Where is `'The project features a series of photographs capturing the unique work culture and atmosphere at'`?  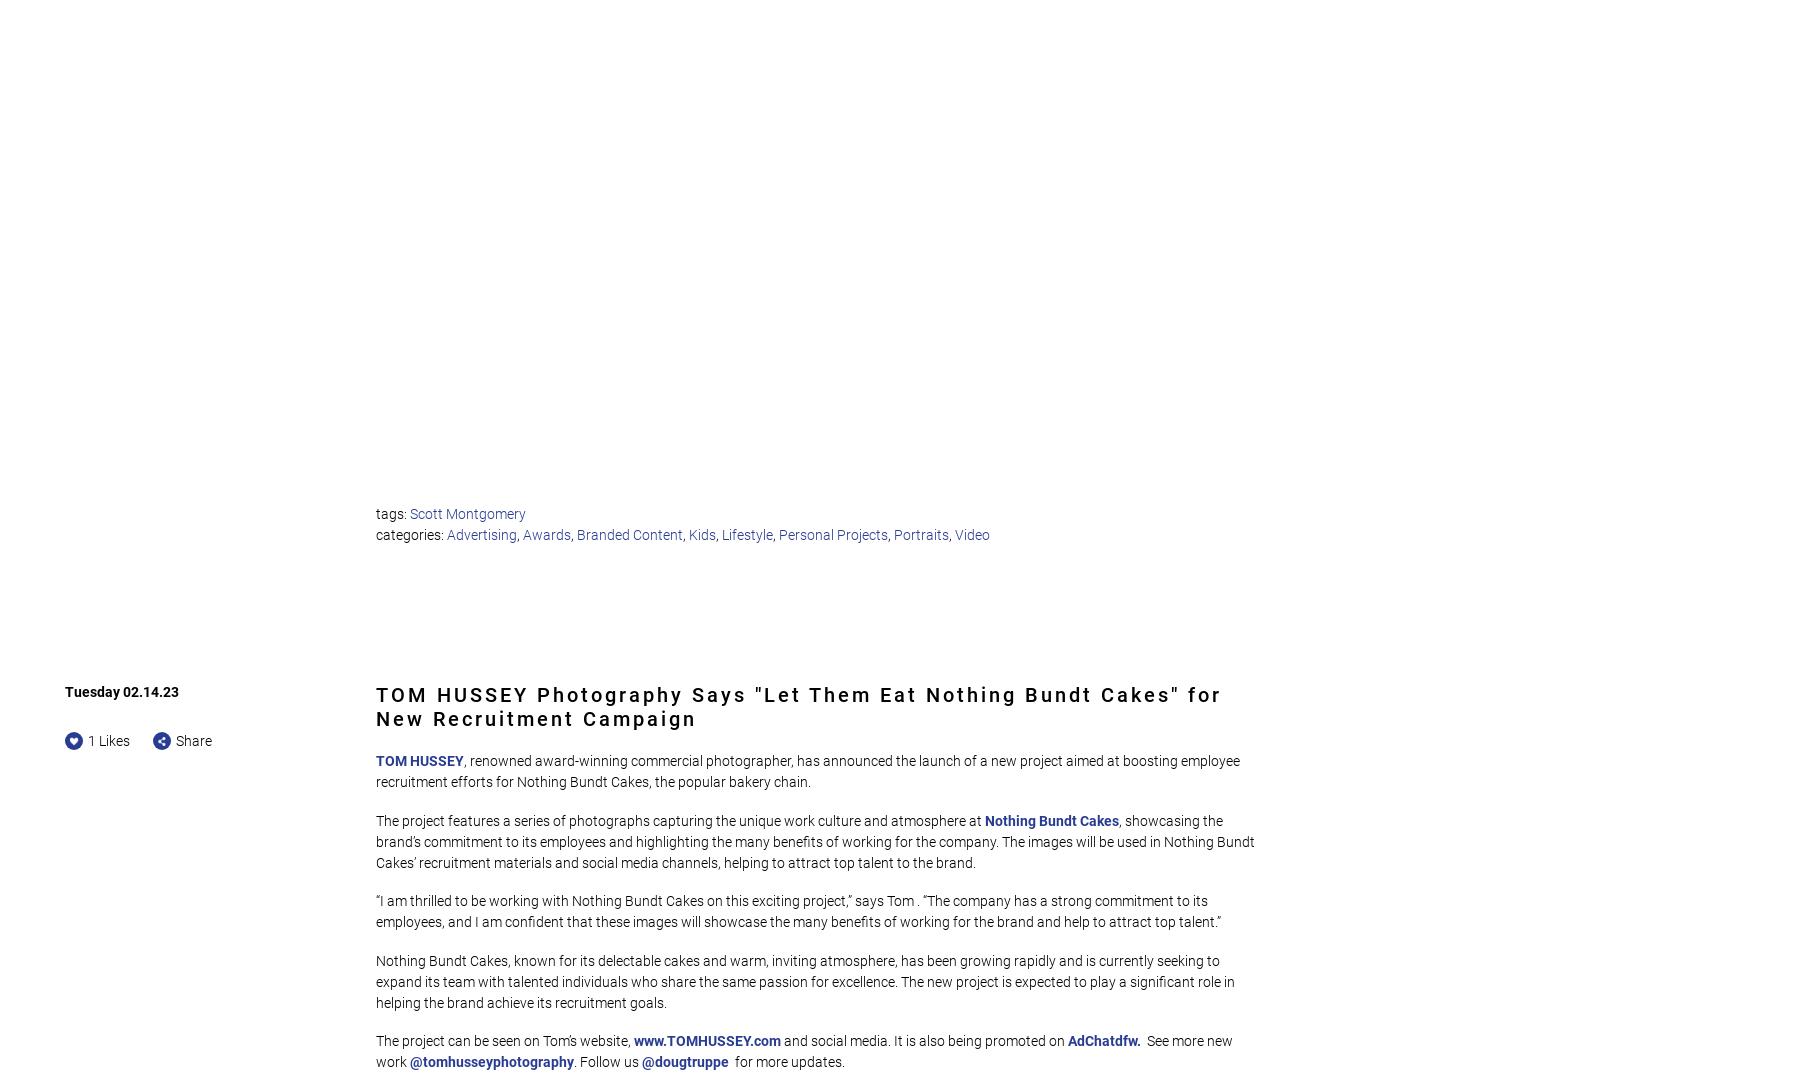 'The project features a series of photographs capturing the unique work culture and atmosphere at' is located at coordinates (680, 819).